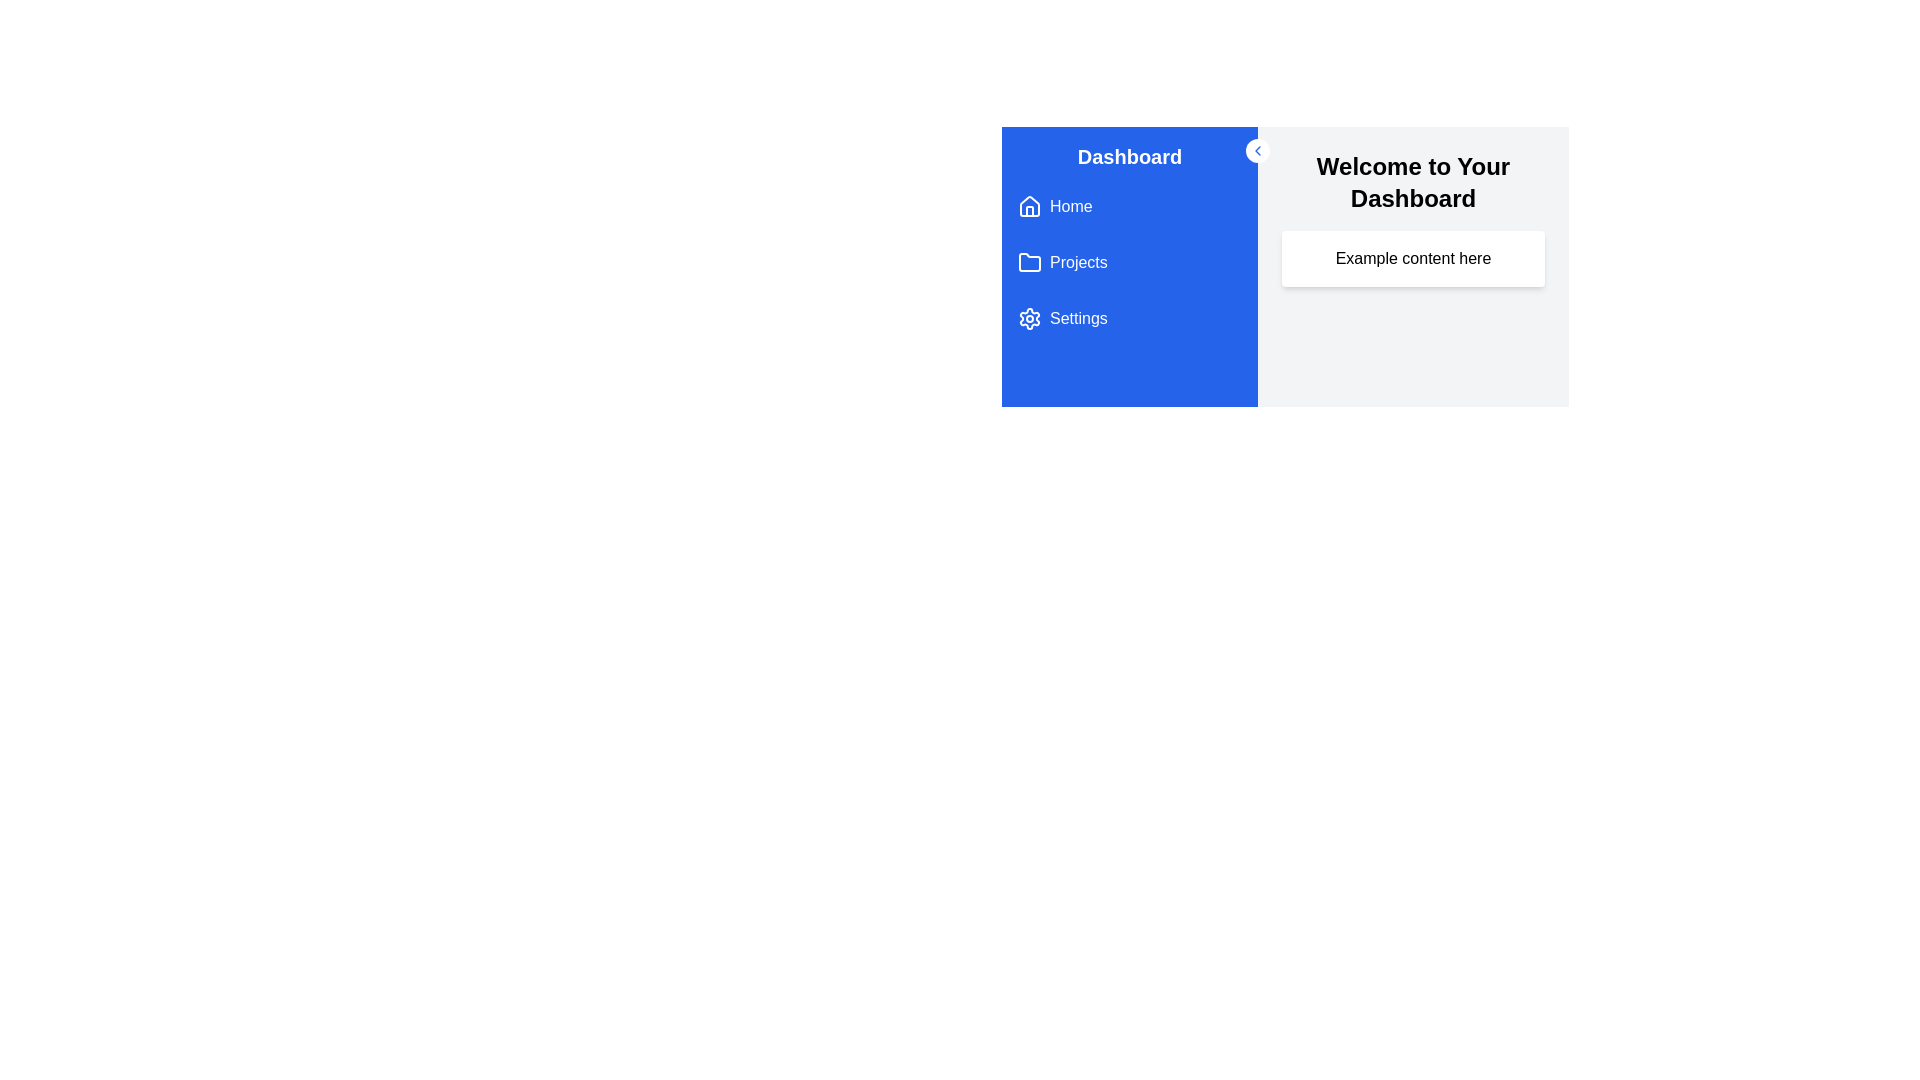  What do you see at coordinates (1412, 182) in the screenshot?
I see `the bold and large text label that reads 'Welcome to Your Dashboard'` at bounding box center [1412, 182].